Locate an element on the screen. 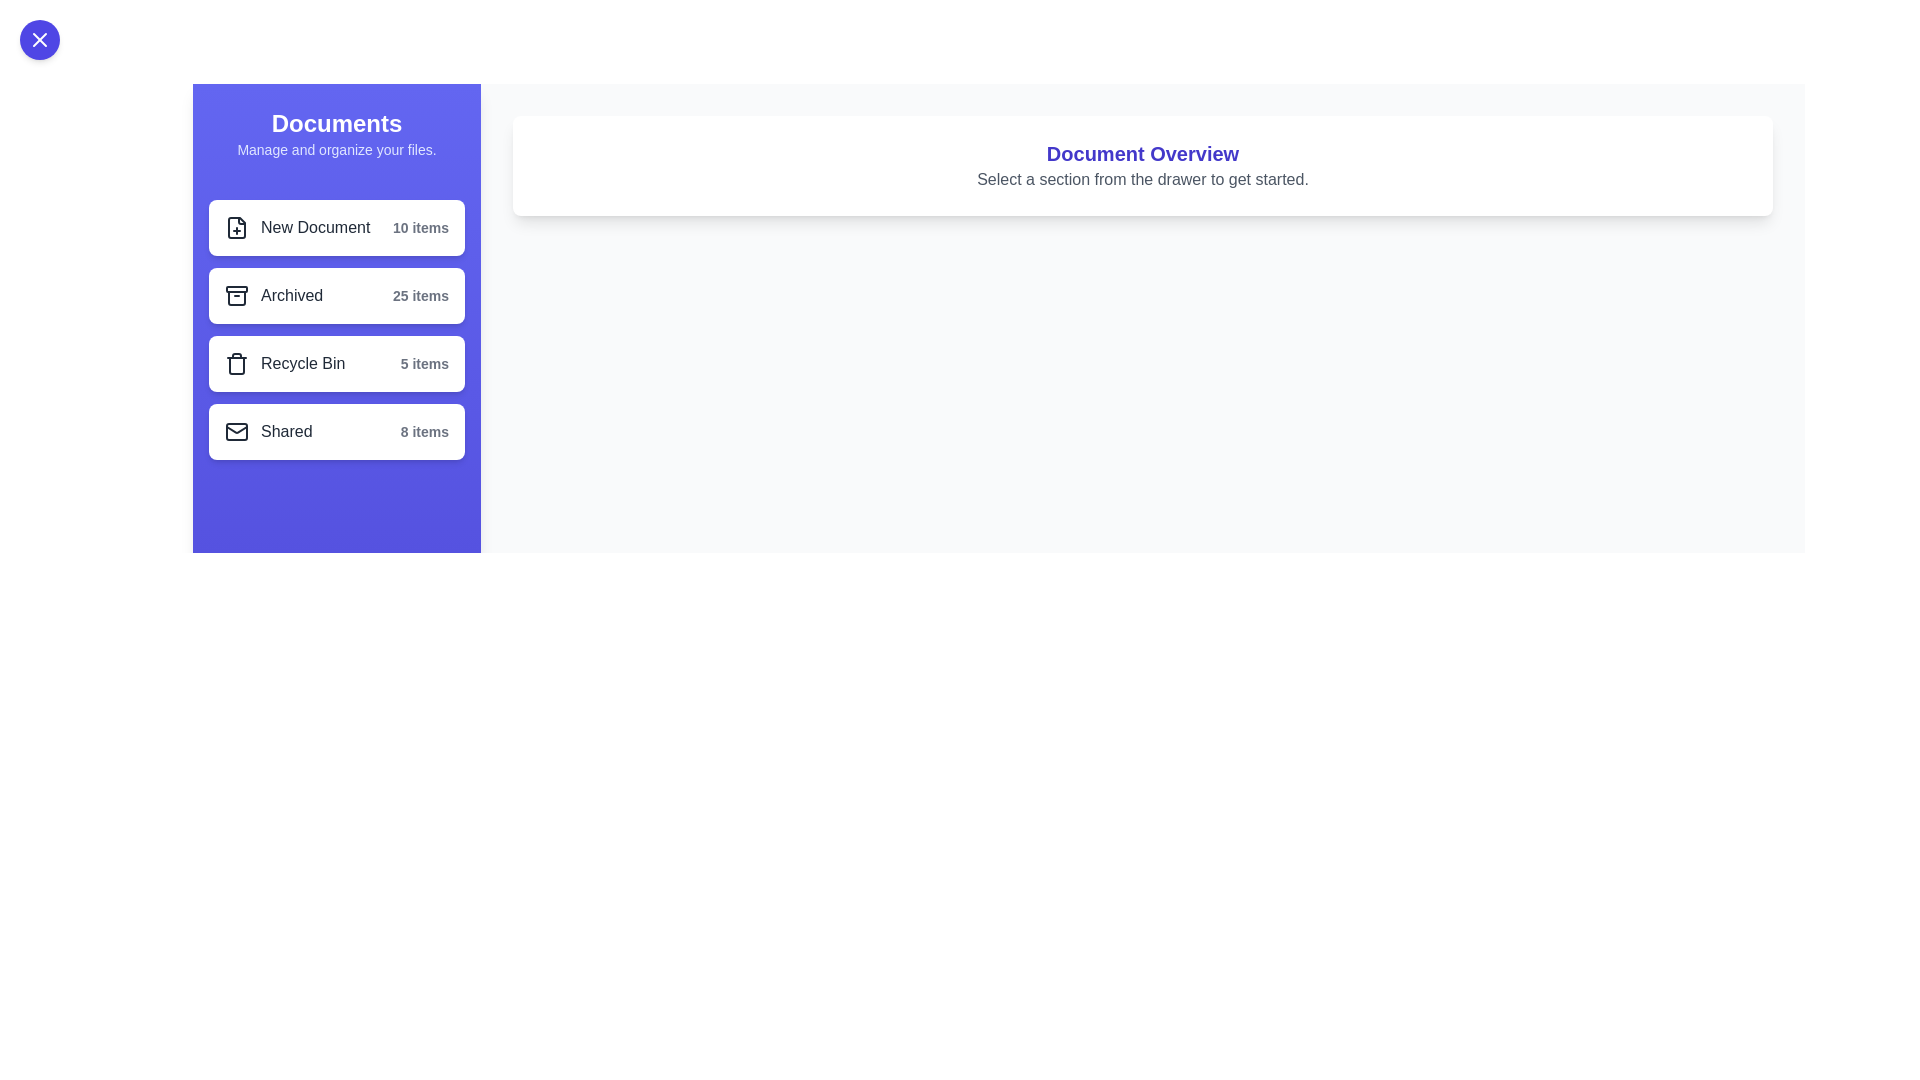 Image resolution: width=1920 pixels, height=1080 pixels. the section labeled Archived in the drawer is located at coordinates (336, 296).